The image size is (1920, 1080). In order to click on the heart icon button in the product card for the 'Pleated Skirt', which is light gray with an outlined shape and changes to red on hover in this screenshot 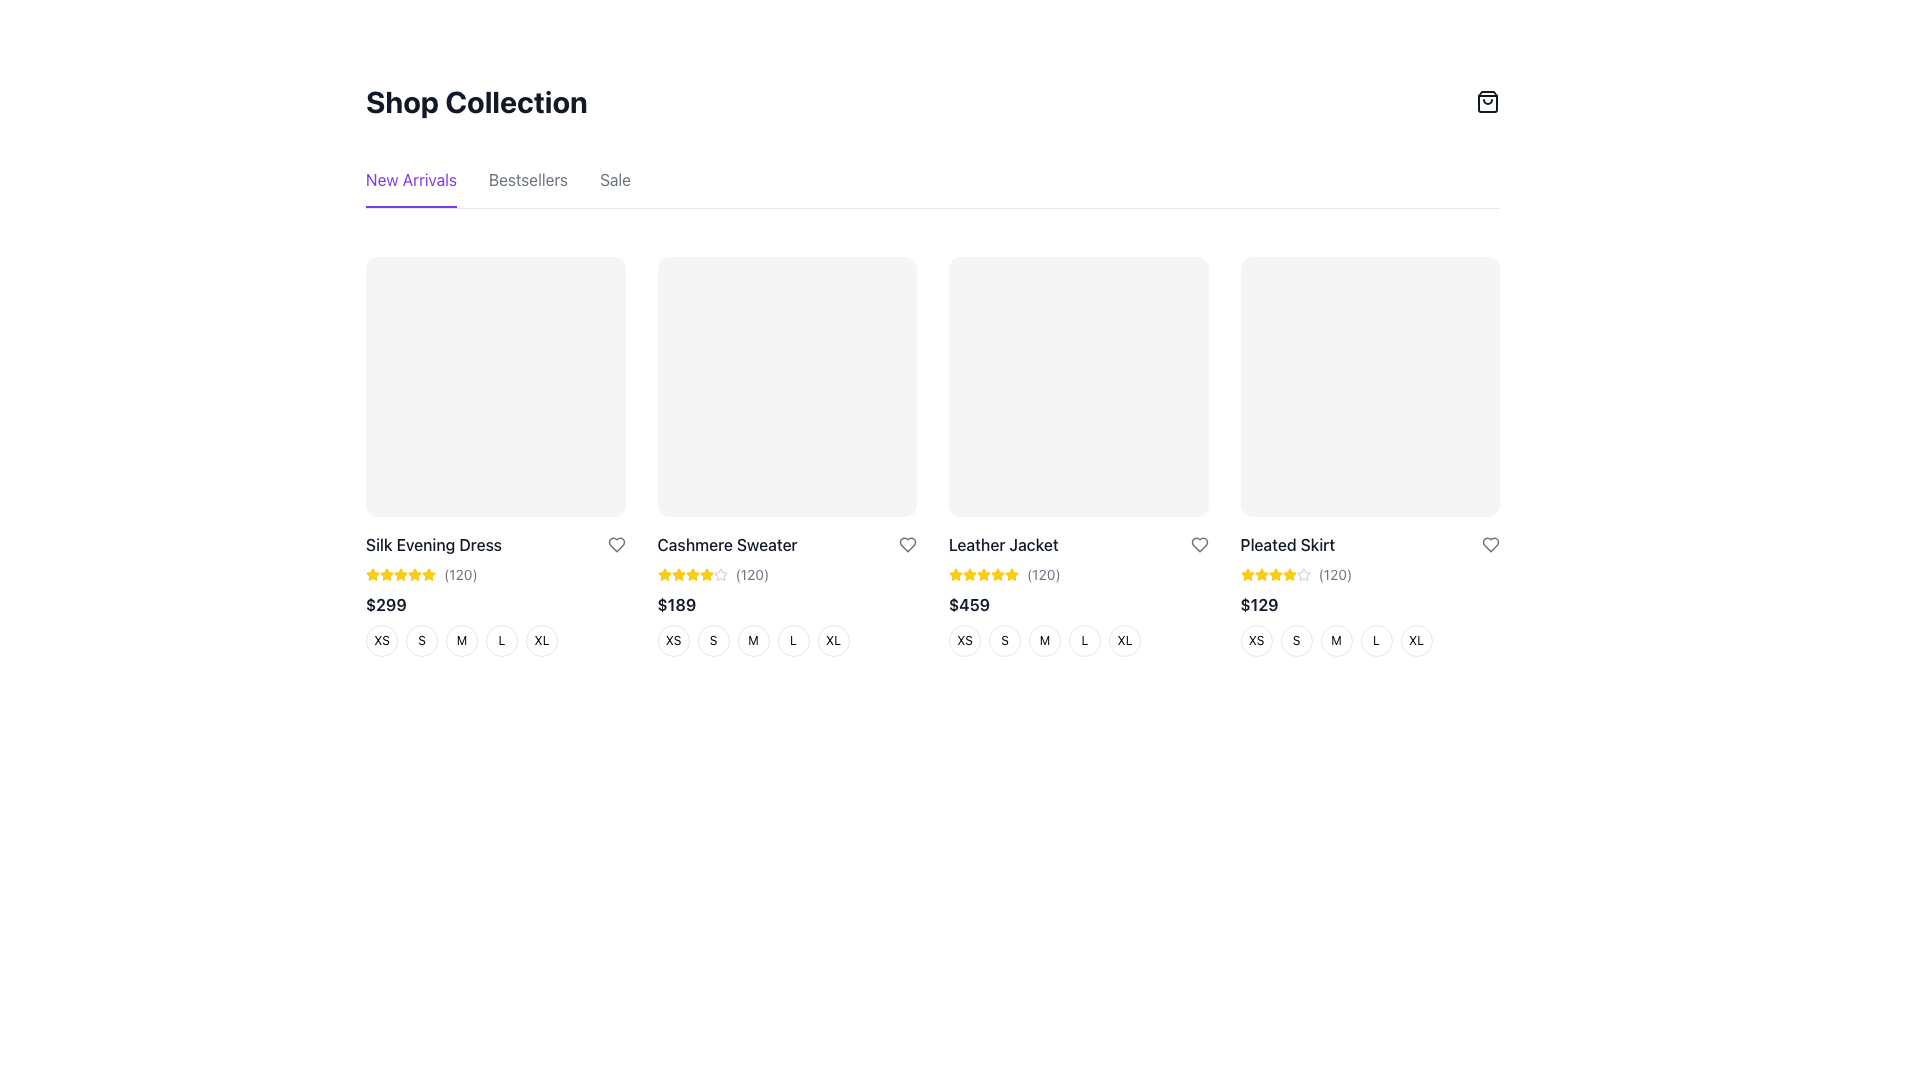, I will do `click(1491, 544)`.